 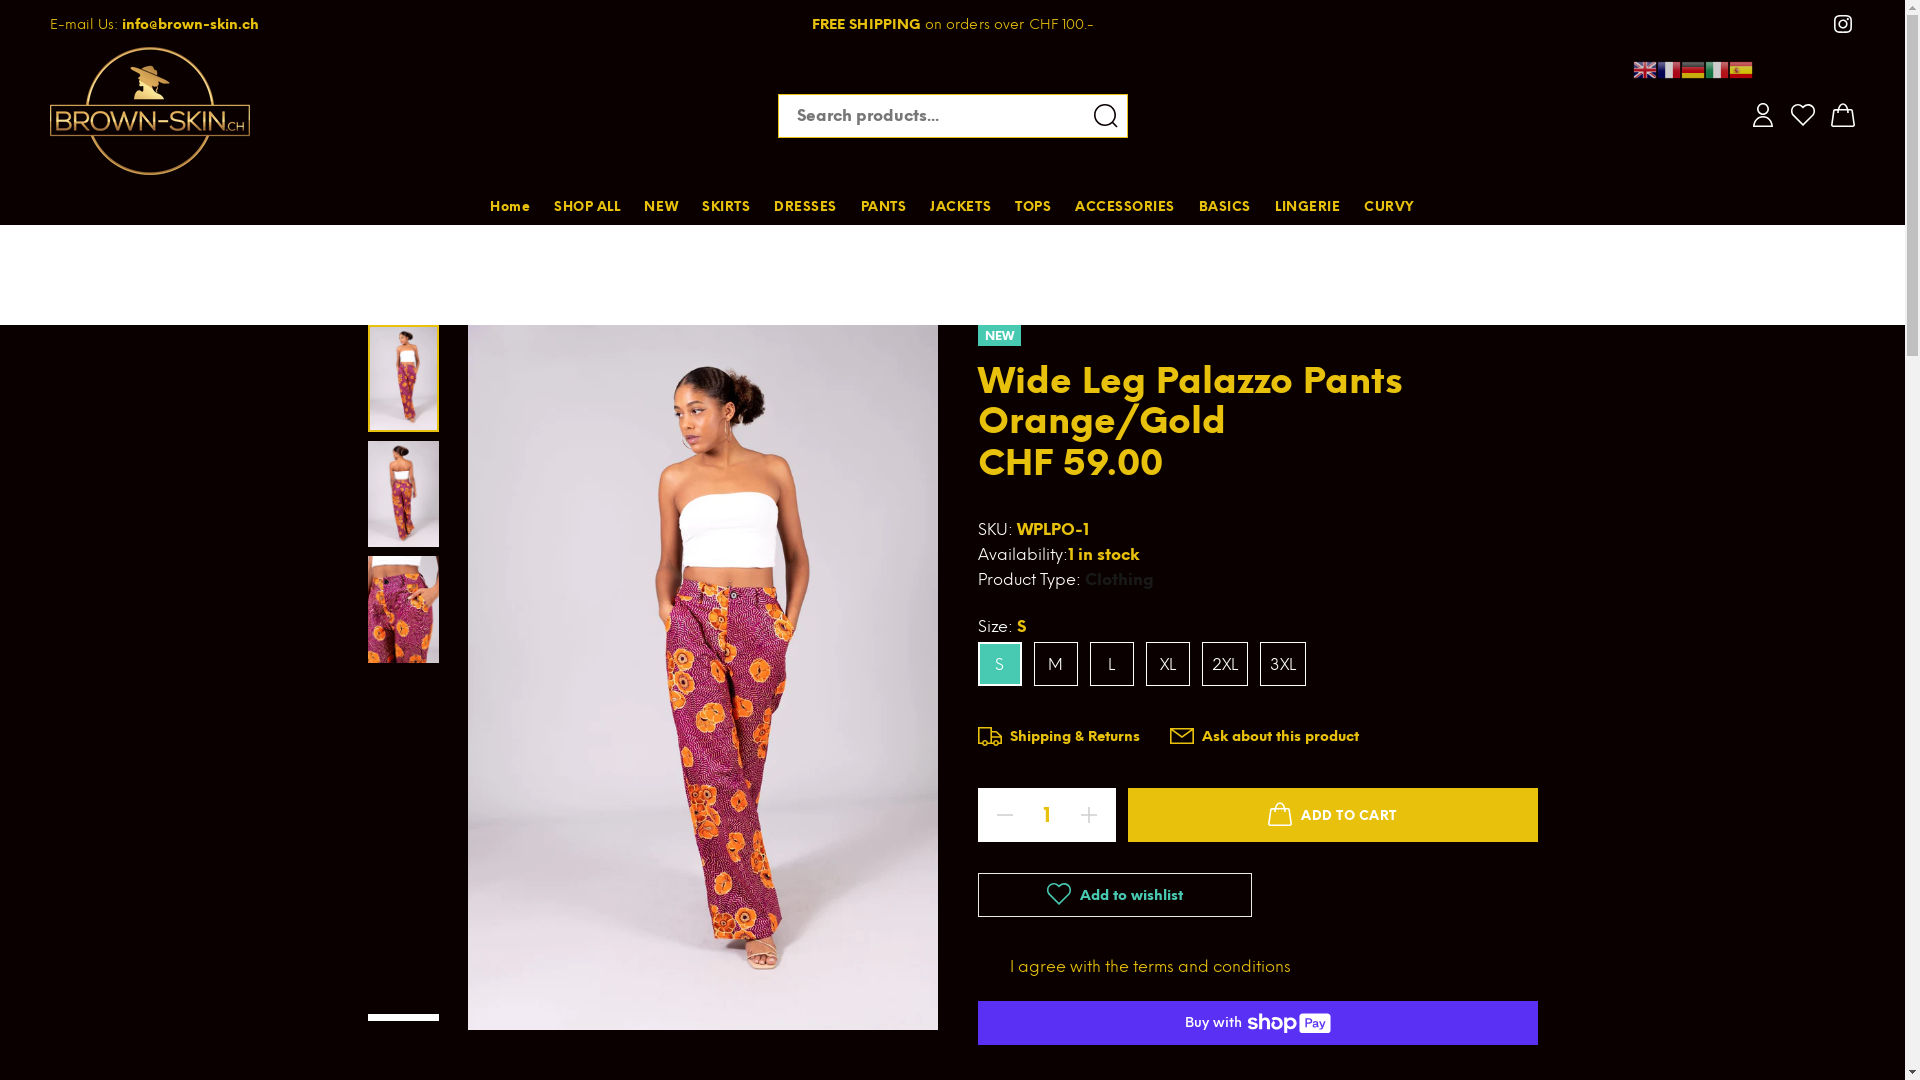 I want to click on 'TOPS', so click(x=1032, y=205).